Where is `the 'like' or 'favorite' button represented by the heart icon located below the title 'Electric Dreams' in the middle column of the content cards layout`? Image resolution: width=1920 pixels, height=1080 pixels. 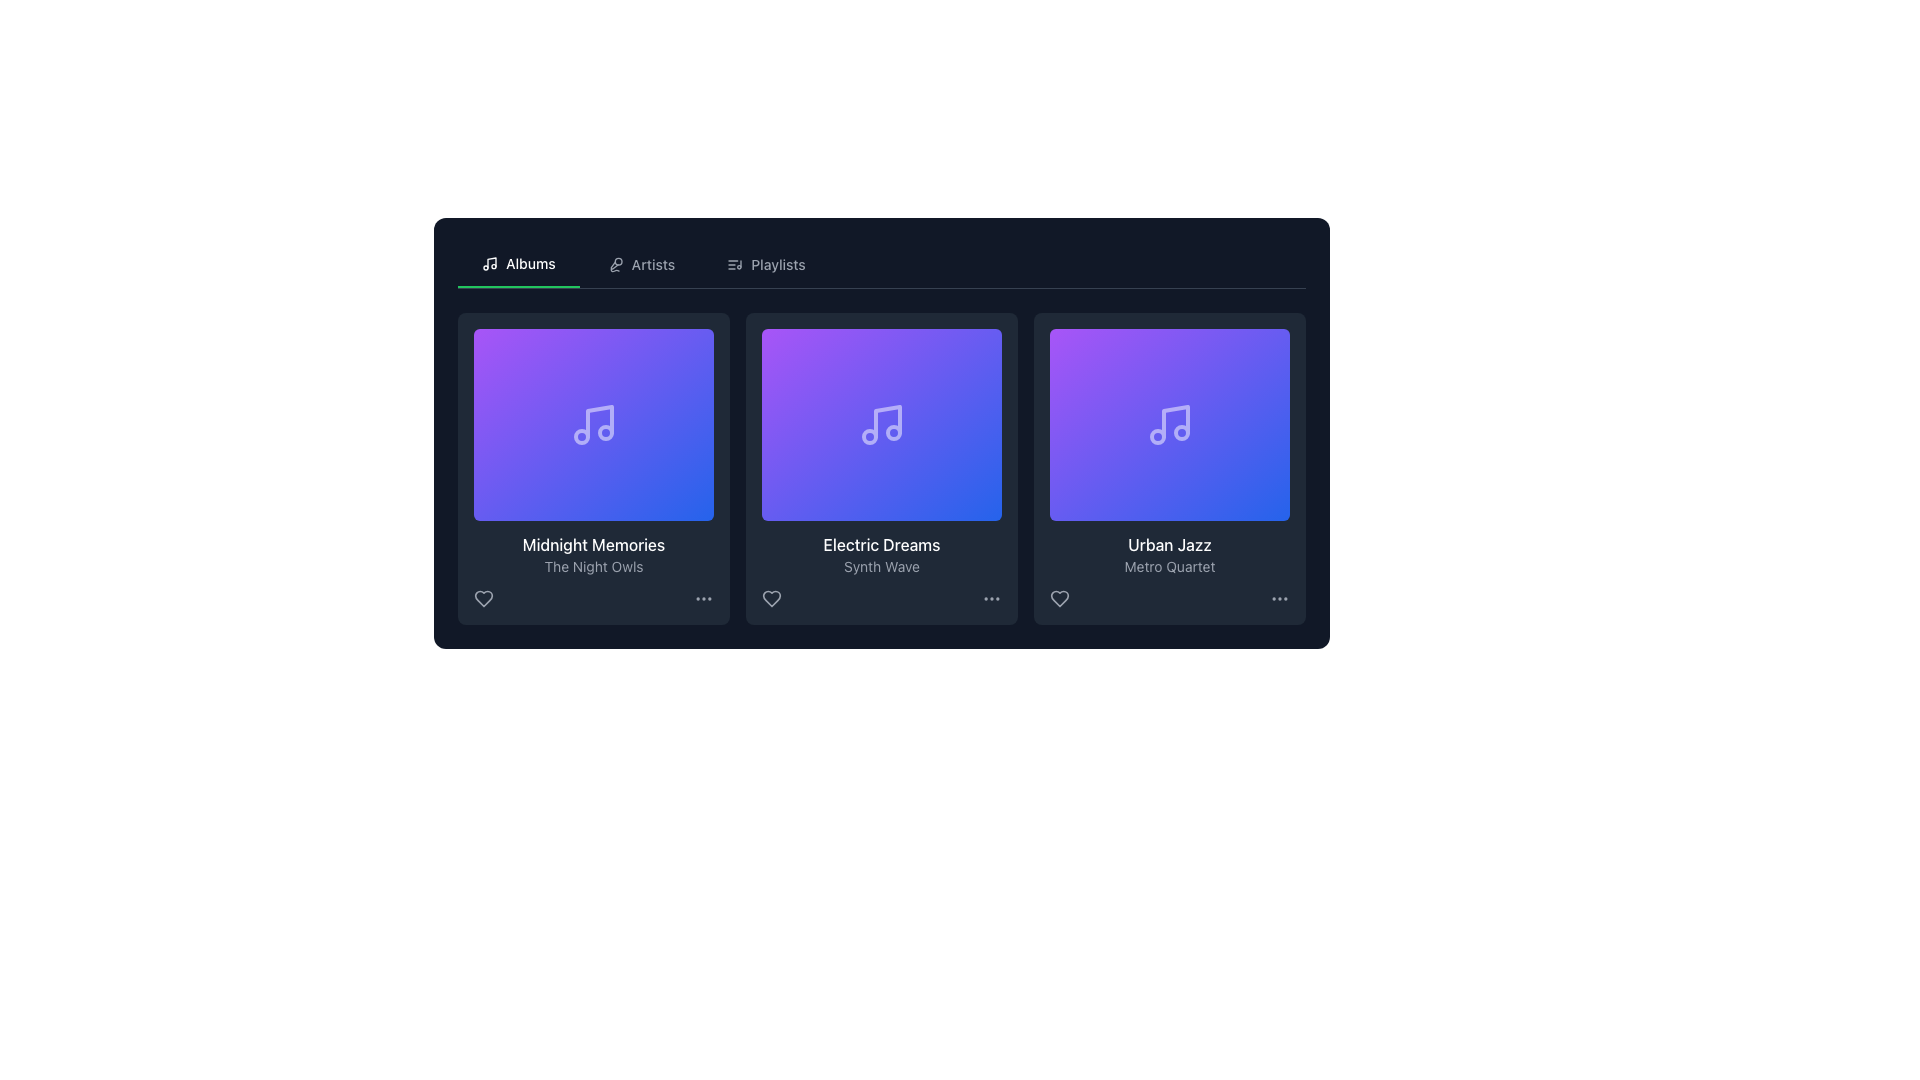
the 'like' or 'favorite' button represented by the heart icon located below the title 'Electric Dreams' in the middle column of the content cards layout is located at coordinates (771, 597).